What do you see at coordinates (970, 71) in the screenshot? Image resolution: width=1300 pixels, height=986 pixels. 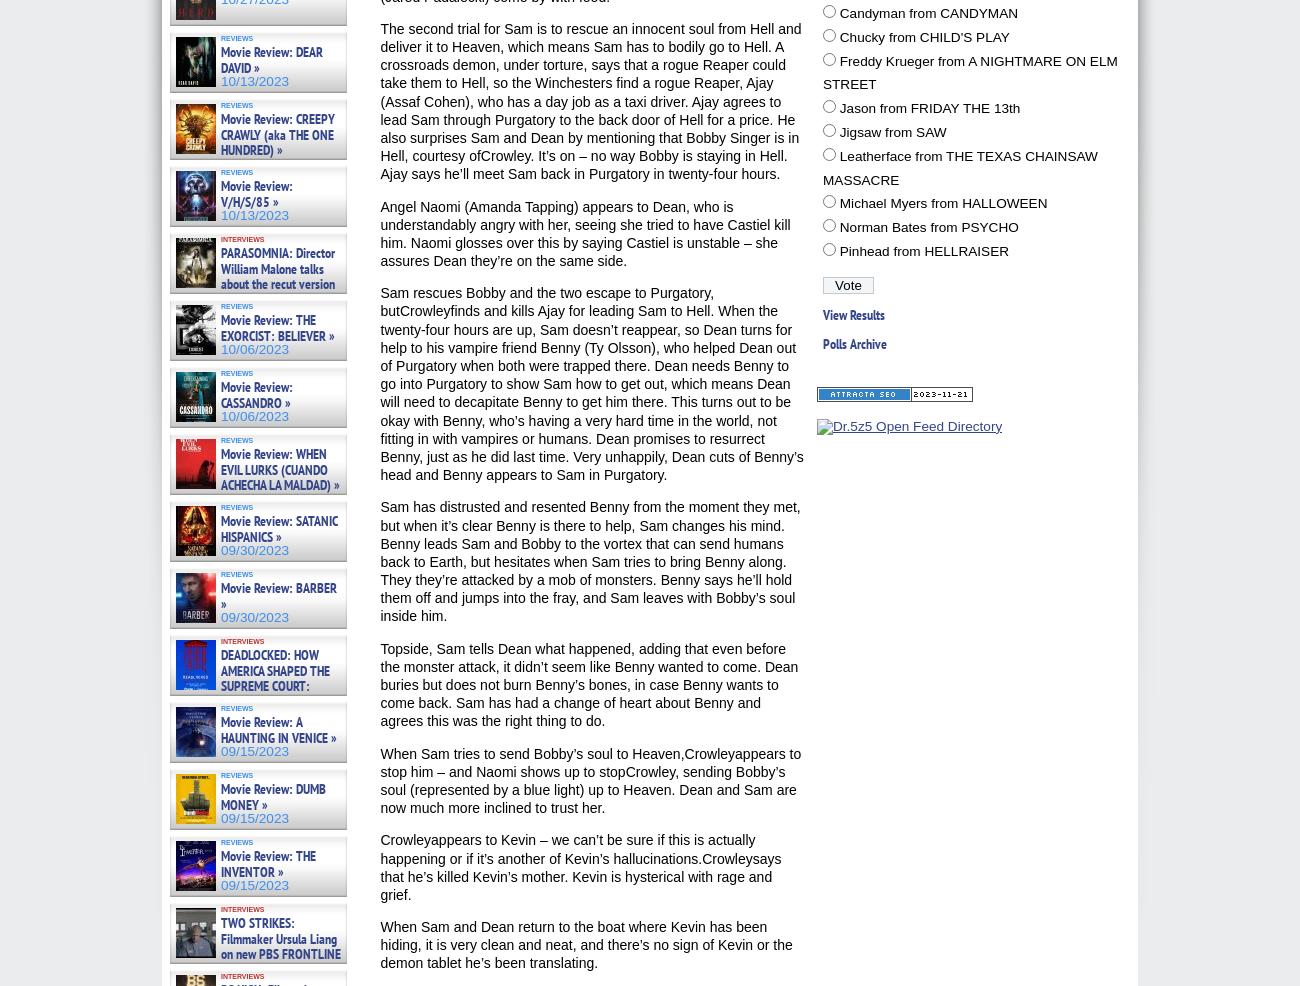 I see `'Freddy Krueger from A NIGHTMARE ON ELM STREET'` at bounding box center [970, 71].